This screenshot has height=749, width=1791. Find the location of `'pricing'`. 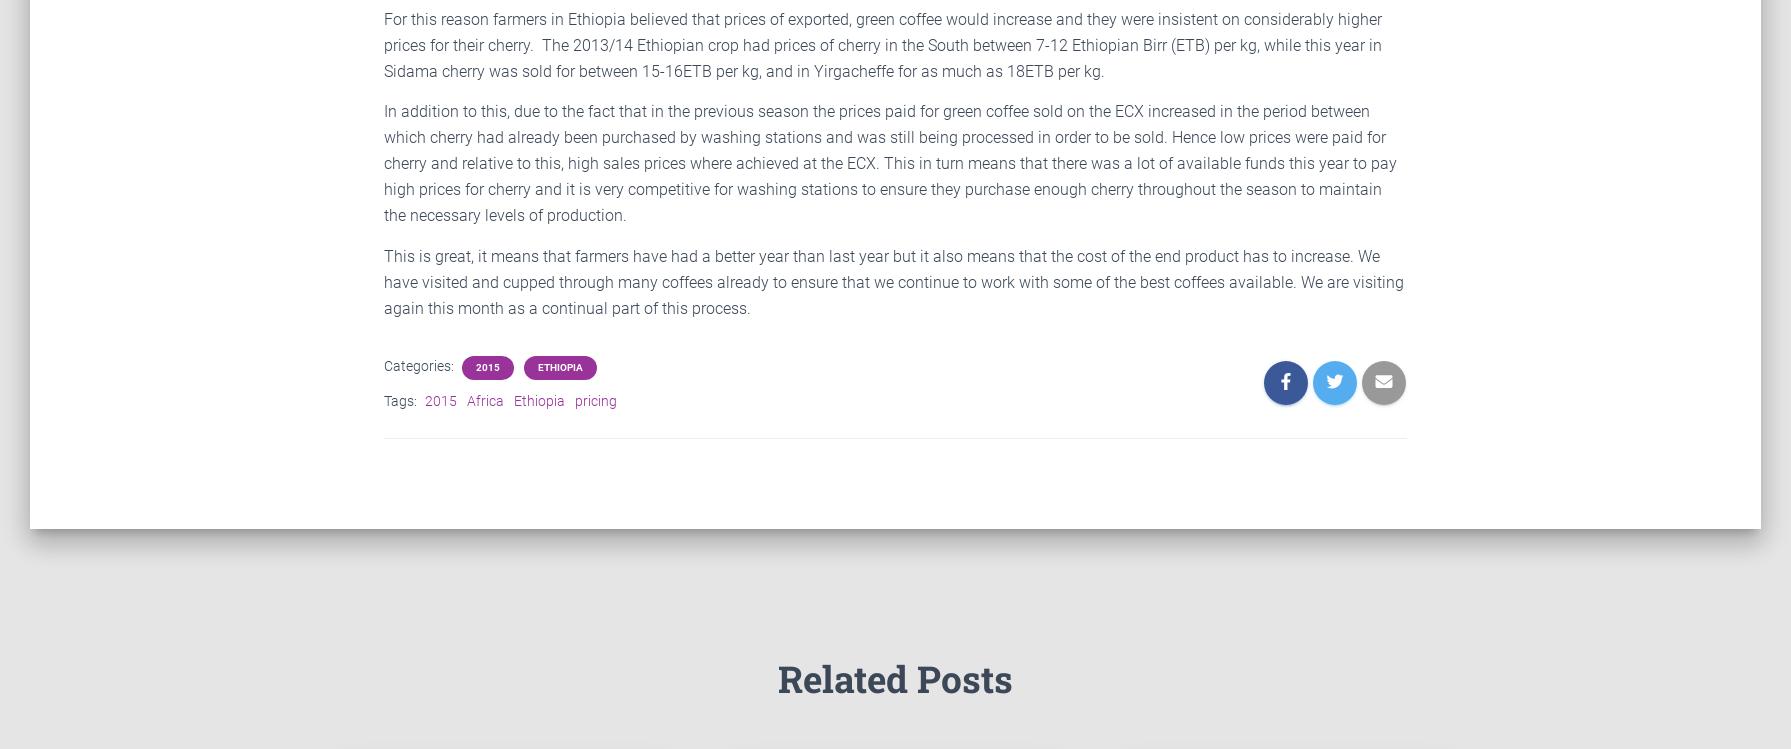

'pricing' is located at coordinates (596, 400).